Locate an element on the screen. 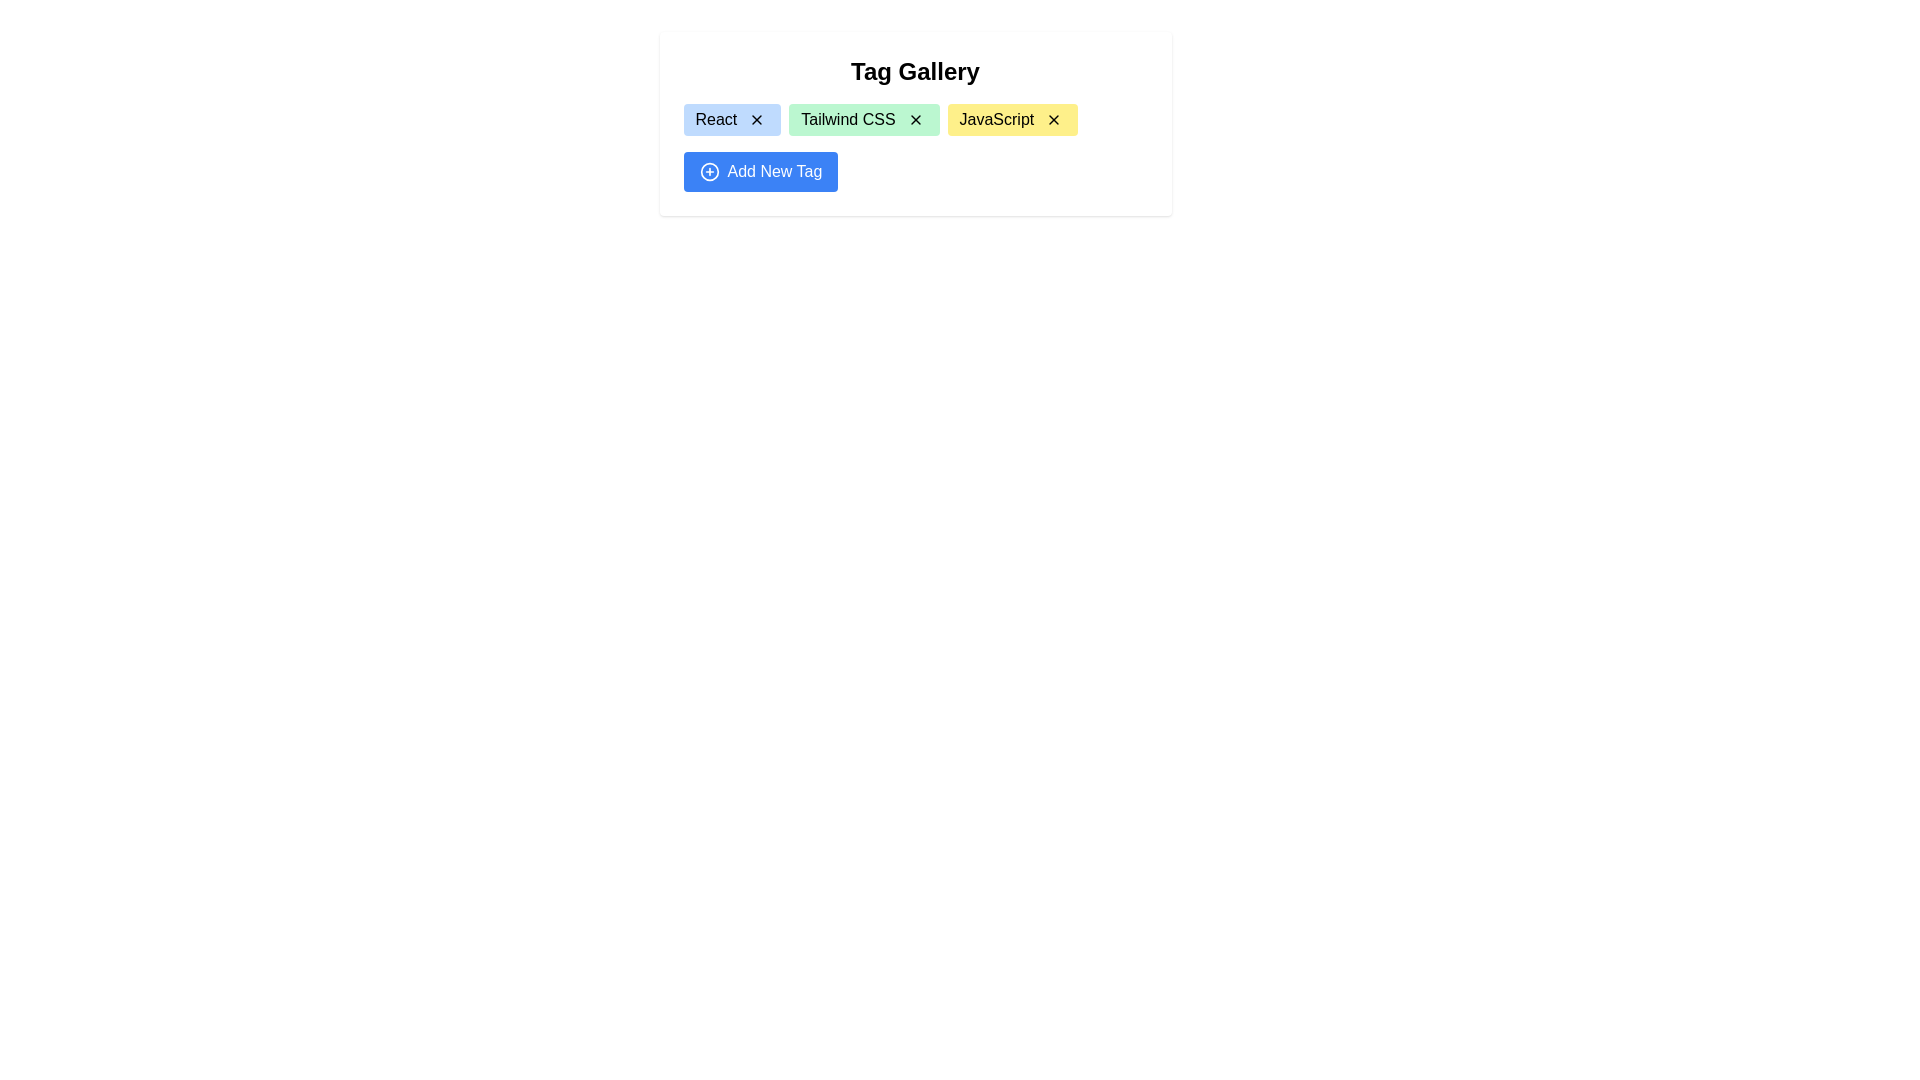  the first badge in the 'Tag Gallery' section is located at coordinates (731, 119).